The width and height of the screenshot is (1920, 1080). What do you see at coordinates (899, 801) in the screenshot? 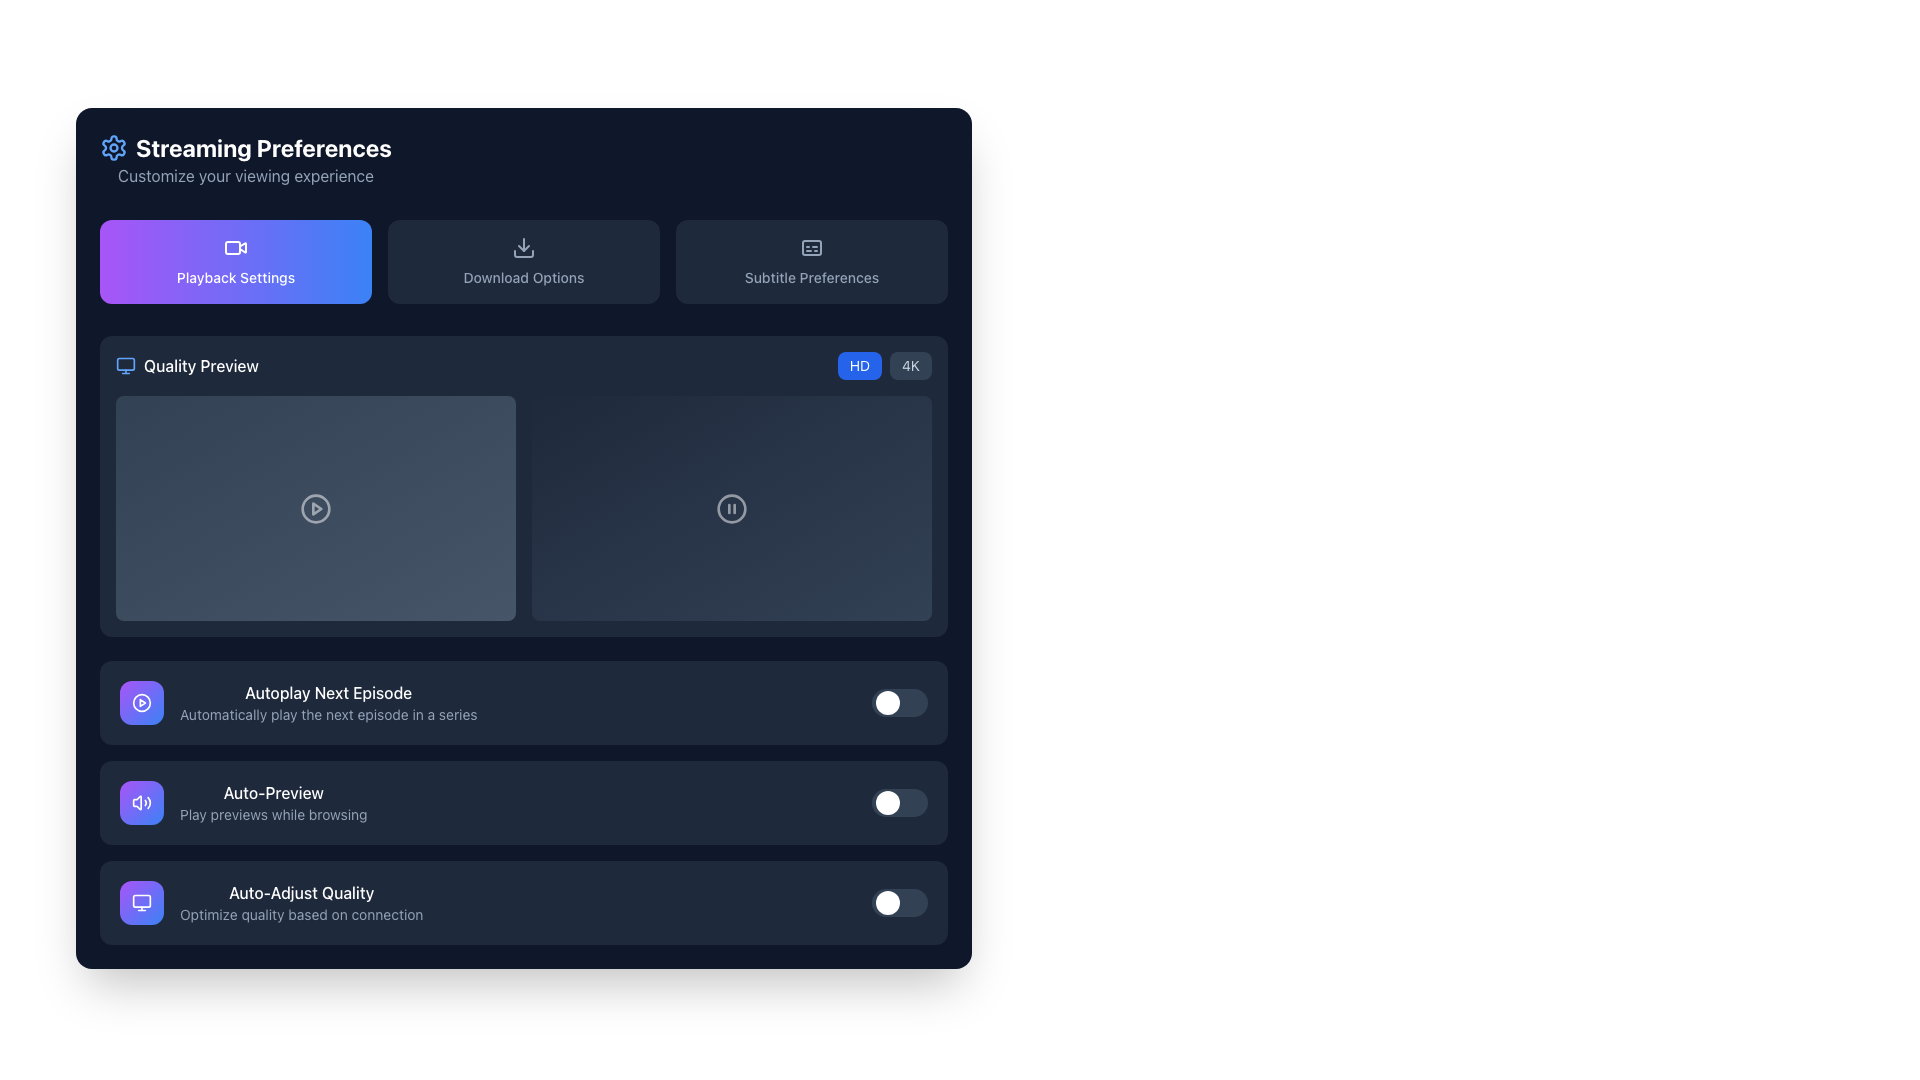
I see `the toggle switch in the bottom-right corner of the 'Auto-Preview' setting row` at bounding box center [899, 801].